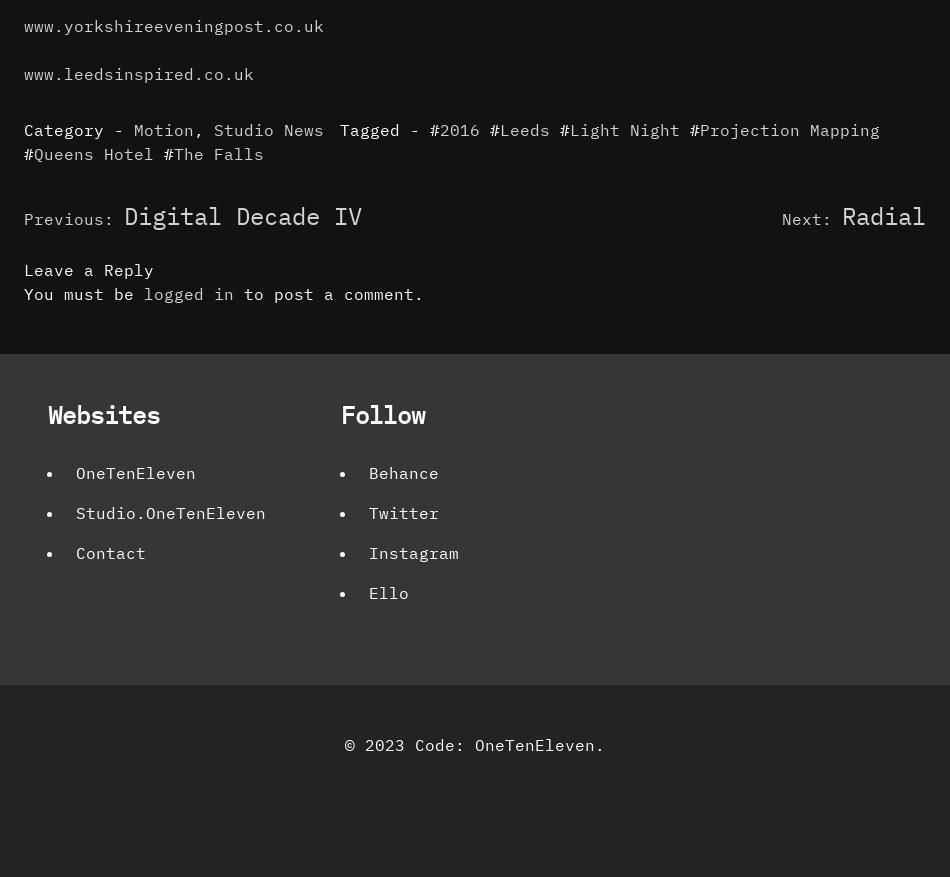 This screenshot has height=877, width=950. I want to click on 'Leeds', so click(524, 128).